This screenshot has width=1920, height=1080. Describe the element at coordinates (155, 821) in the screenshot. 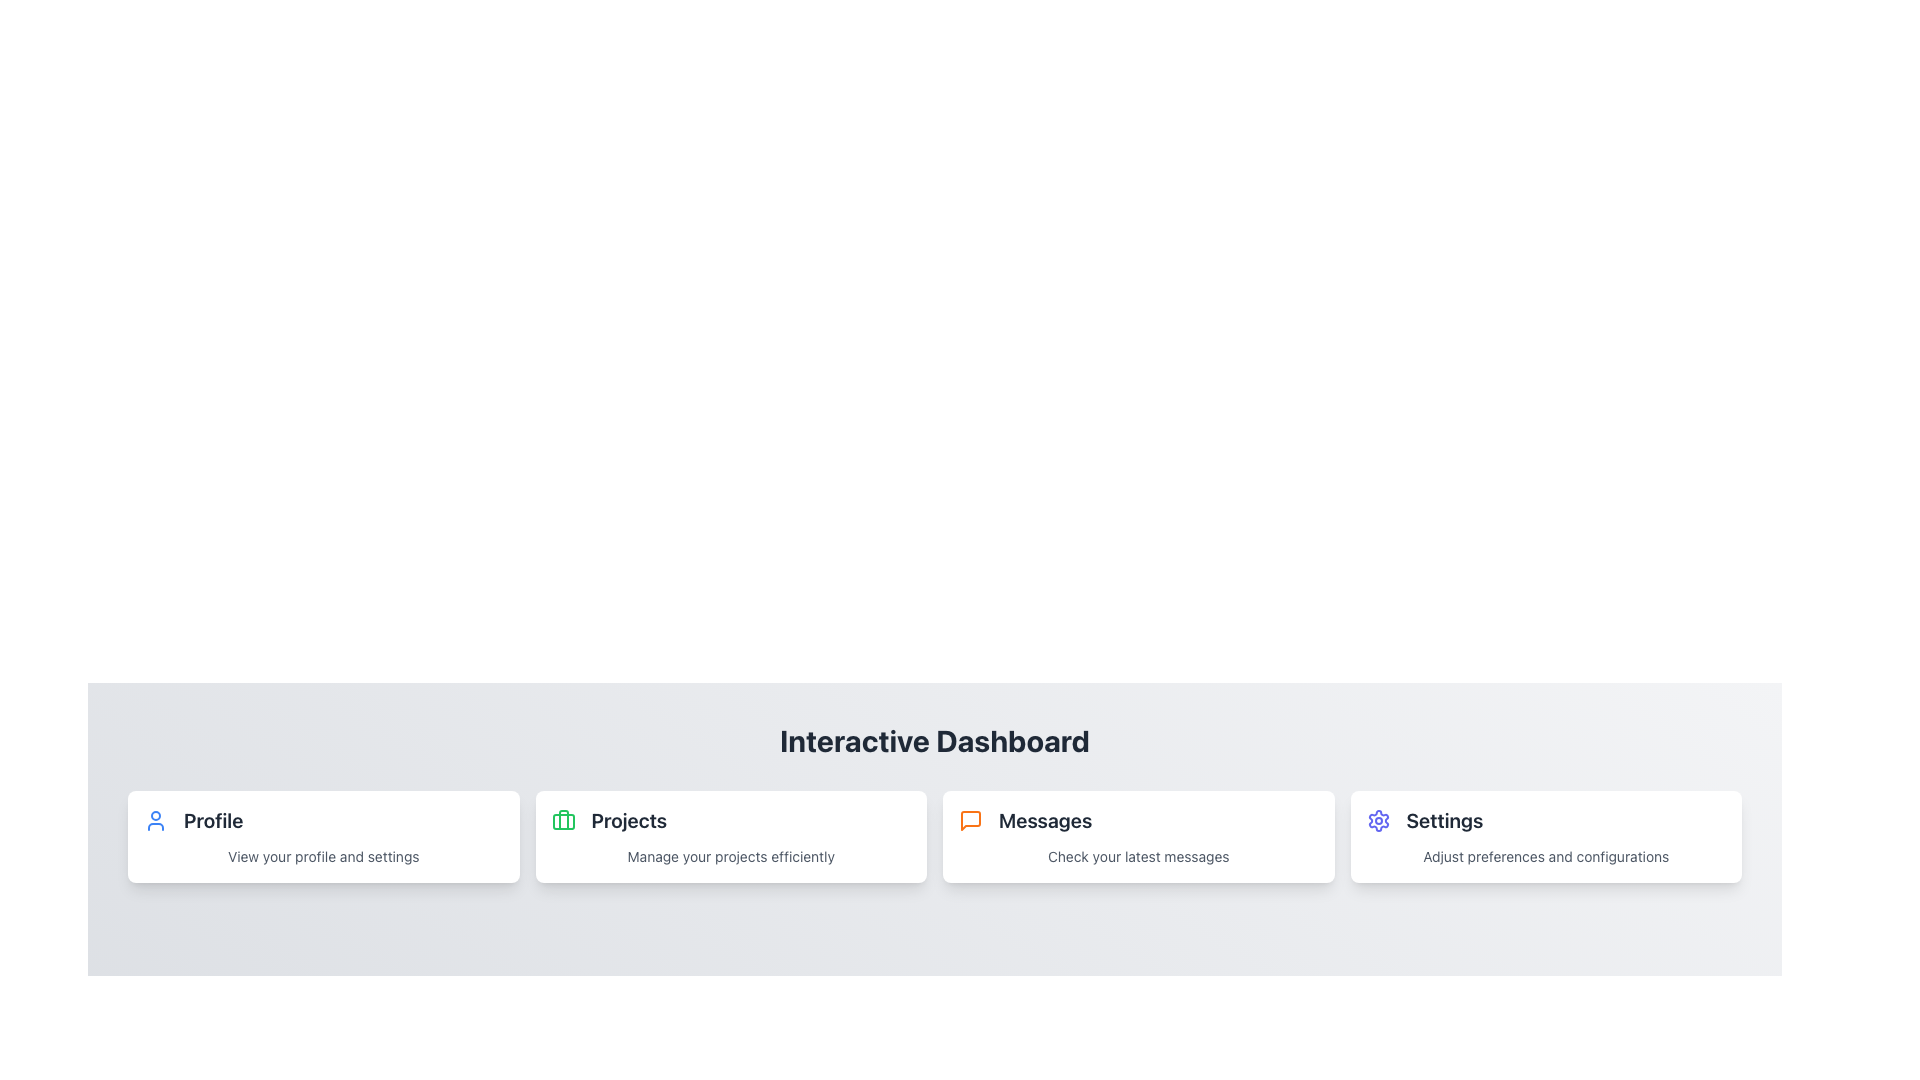

I see `the profile icon located in the top left corner of the leftmost card labeled 'Profile', adjacent to the text 'Profile'` at that location.